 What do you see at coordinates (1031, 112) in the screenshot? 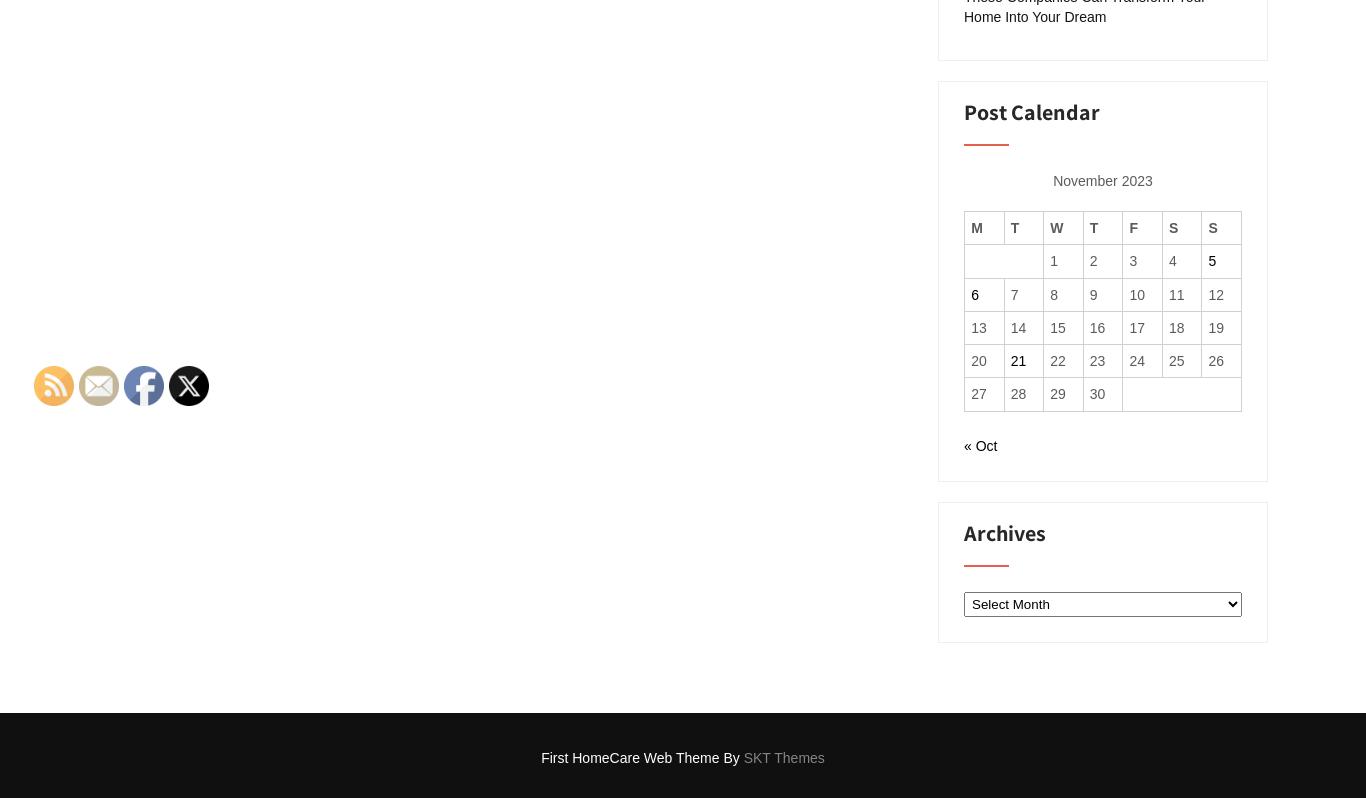
I see `'Post Calendar'` at bounding box center [1031, 112].